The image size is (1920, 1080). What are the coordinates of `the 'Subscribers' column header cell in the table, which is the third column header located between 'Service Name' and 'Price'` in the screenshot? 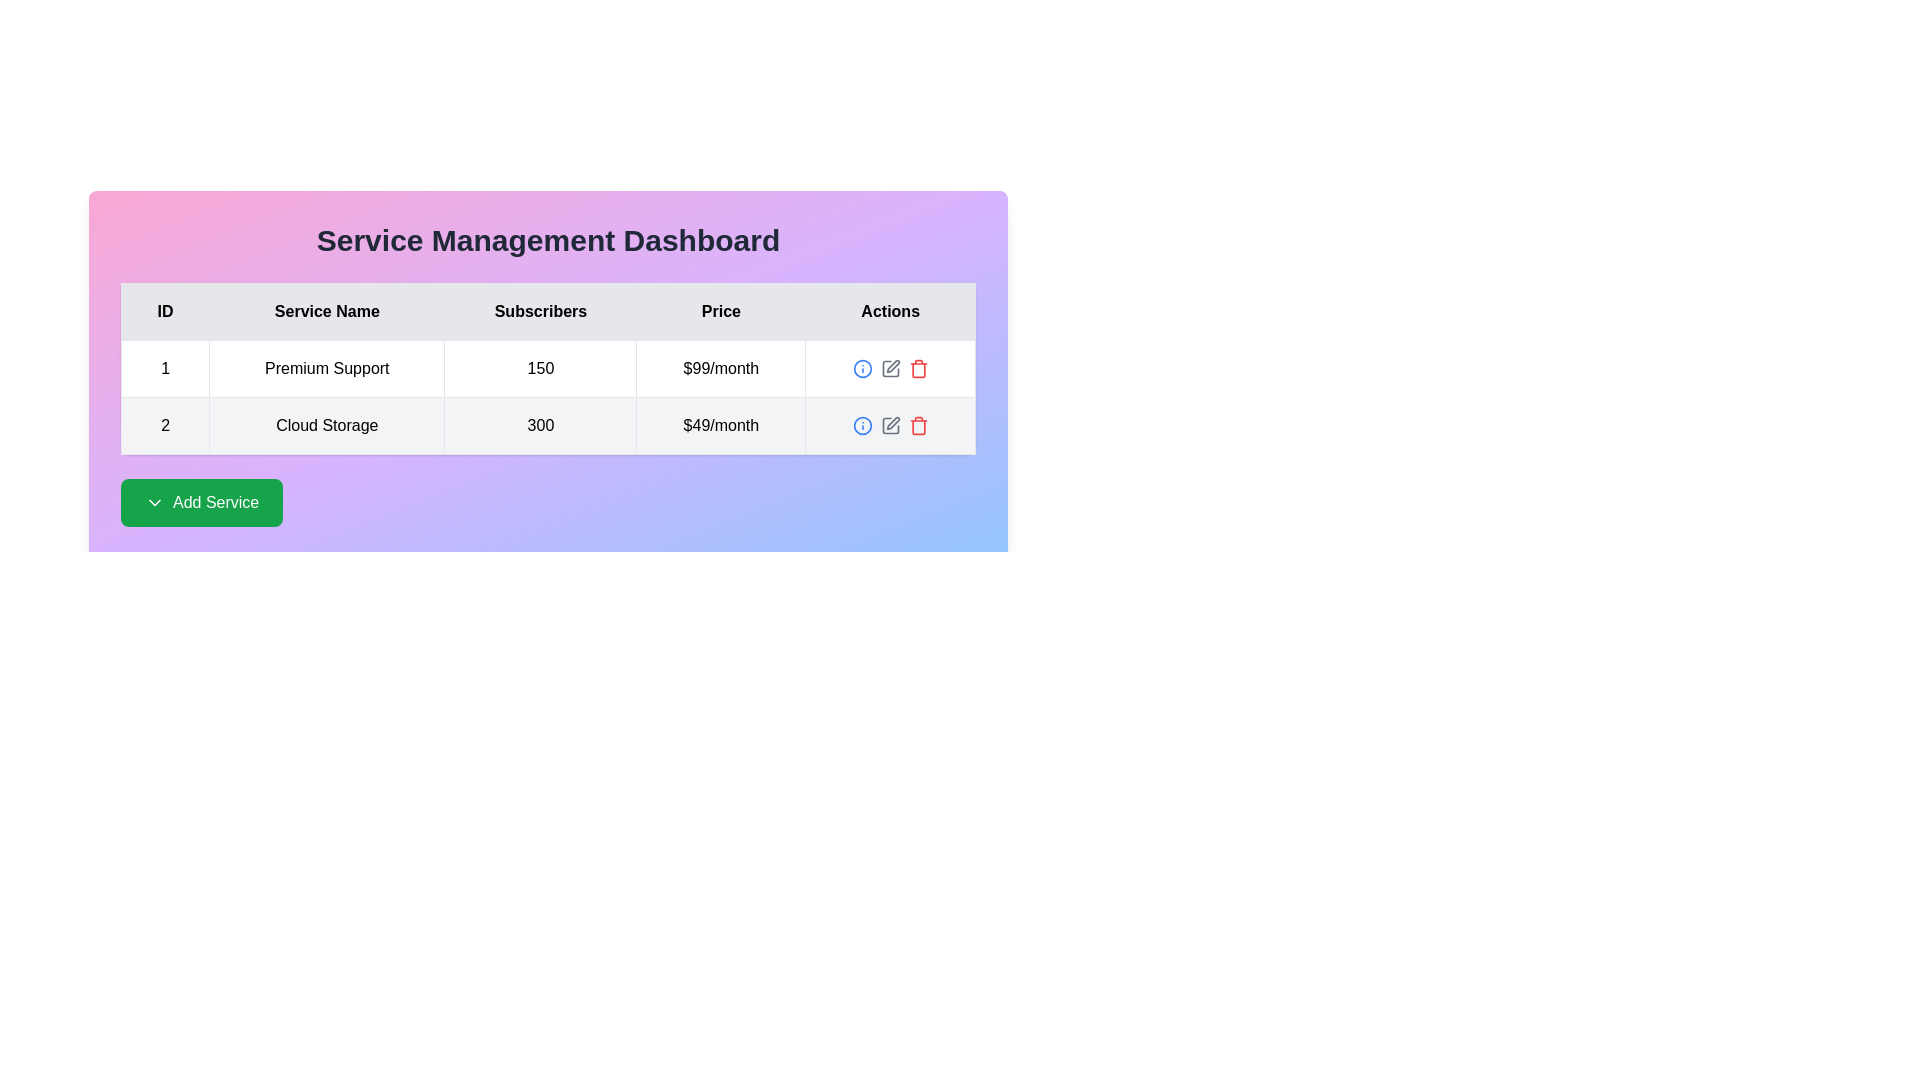 It's located at (540, 312).